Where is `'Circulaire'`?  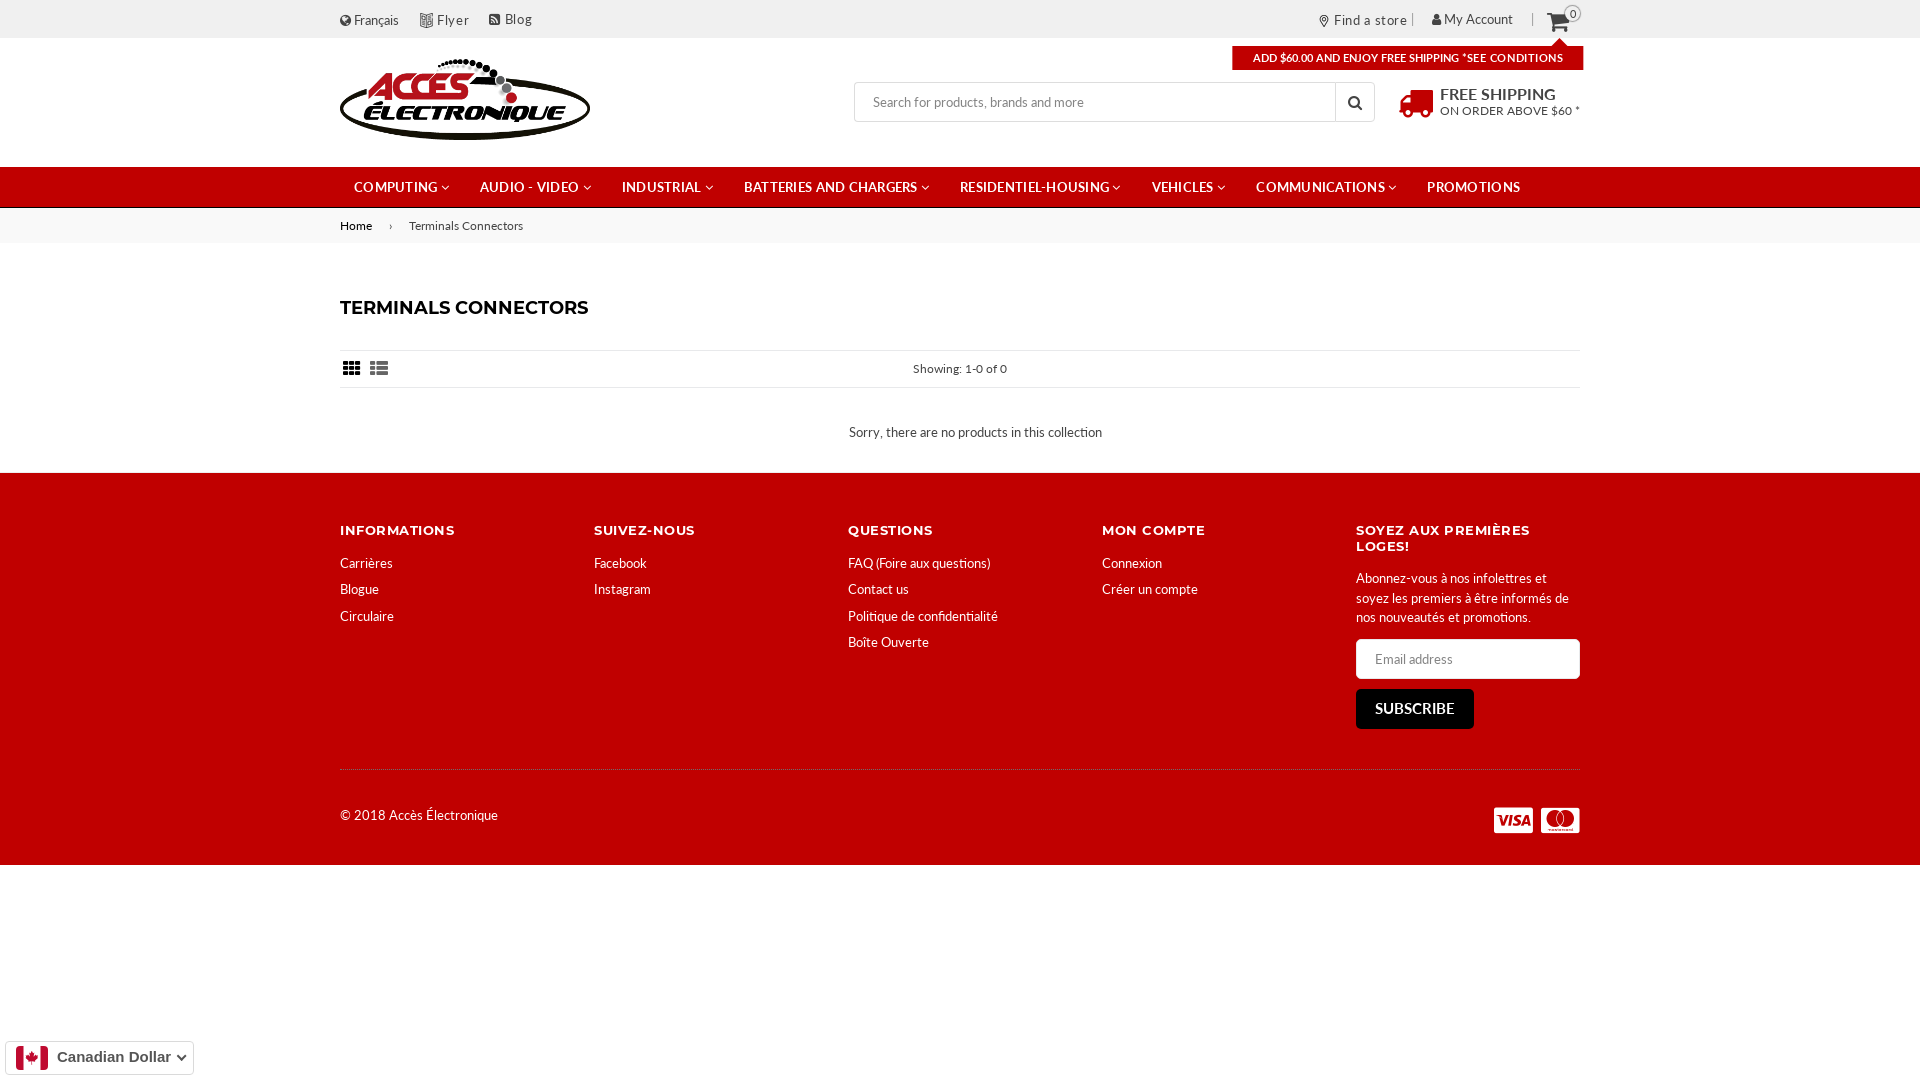 'Circulaire' is located at coordinates (366, 615).